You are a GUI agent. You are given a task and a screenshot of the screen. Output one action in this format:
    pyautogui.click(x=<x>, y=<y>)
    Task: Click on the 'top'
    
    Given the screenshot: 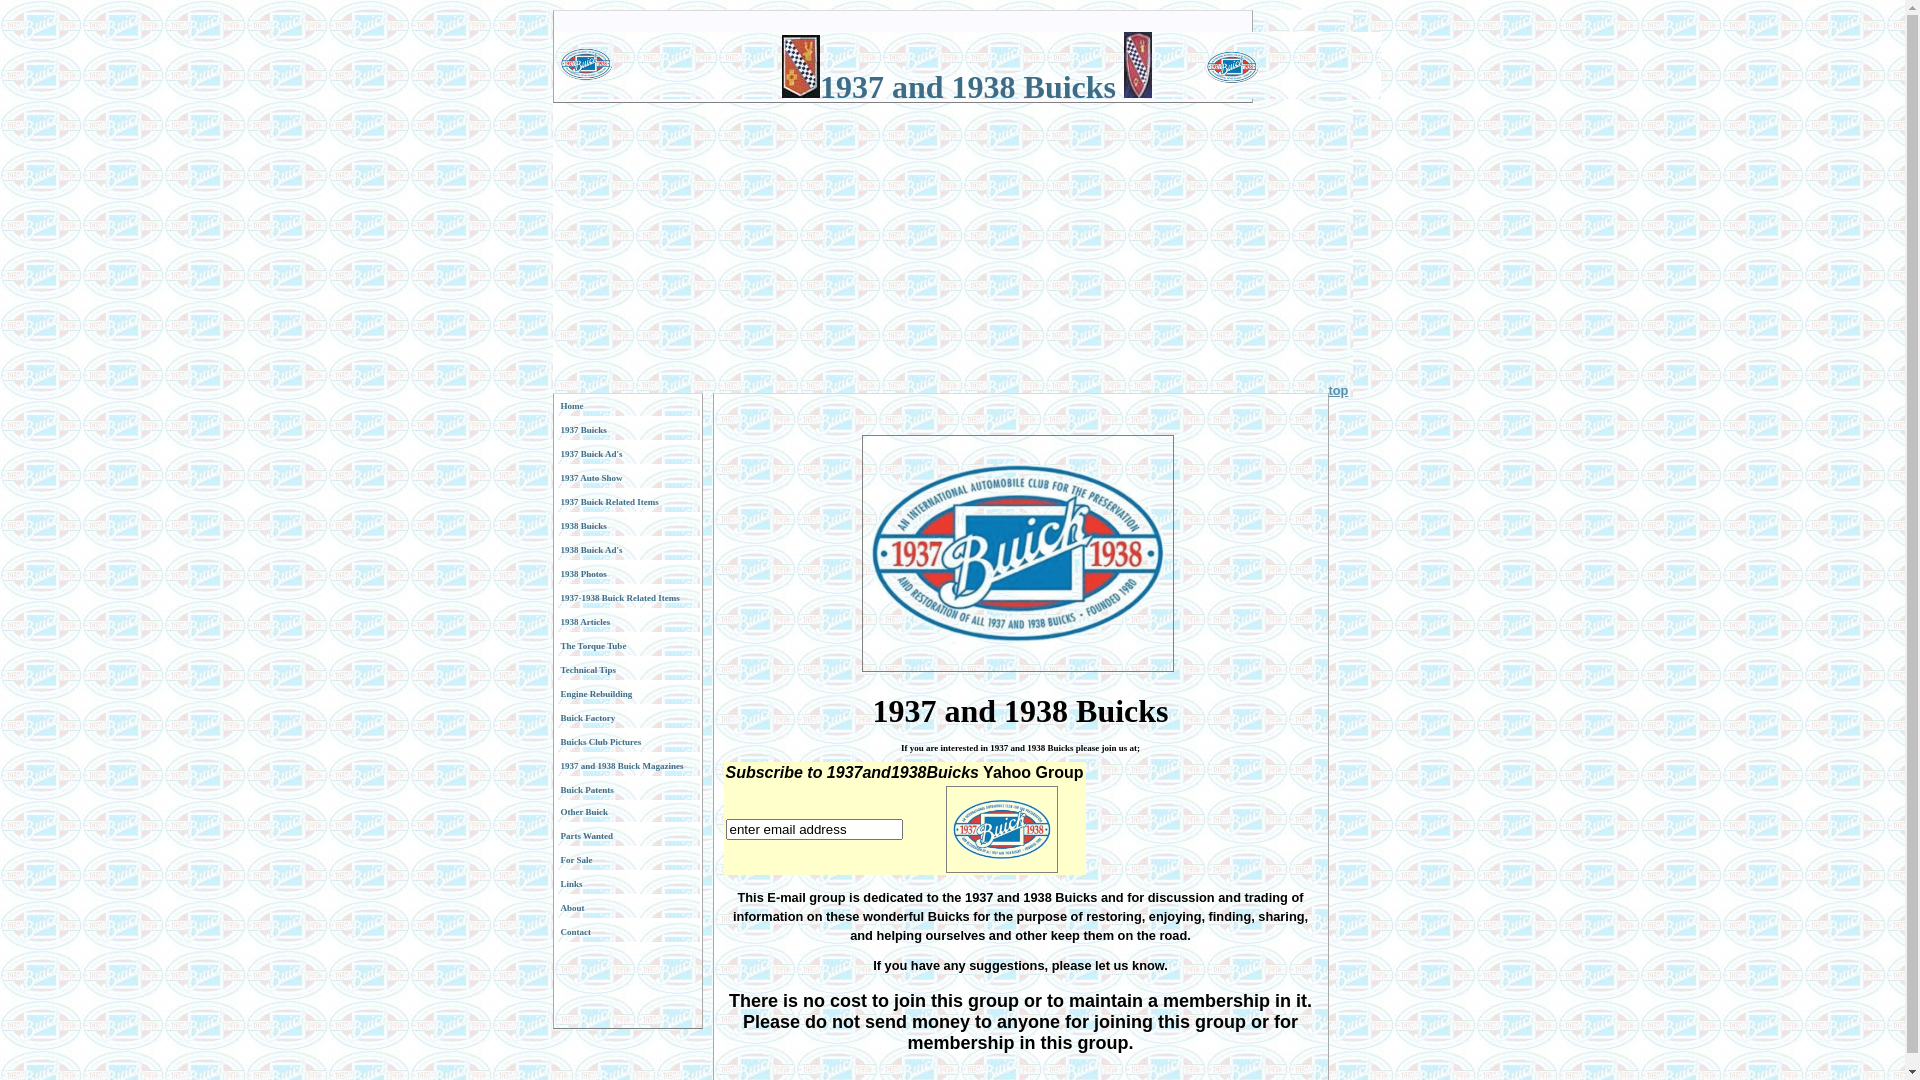 What is the action you would take?
    pyautogui.click(x=1328, y=390)
    